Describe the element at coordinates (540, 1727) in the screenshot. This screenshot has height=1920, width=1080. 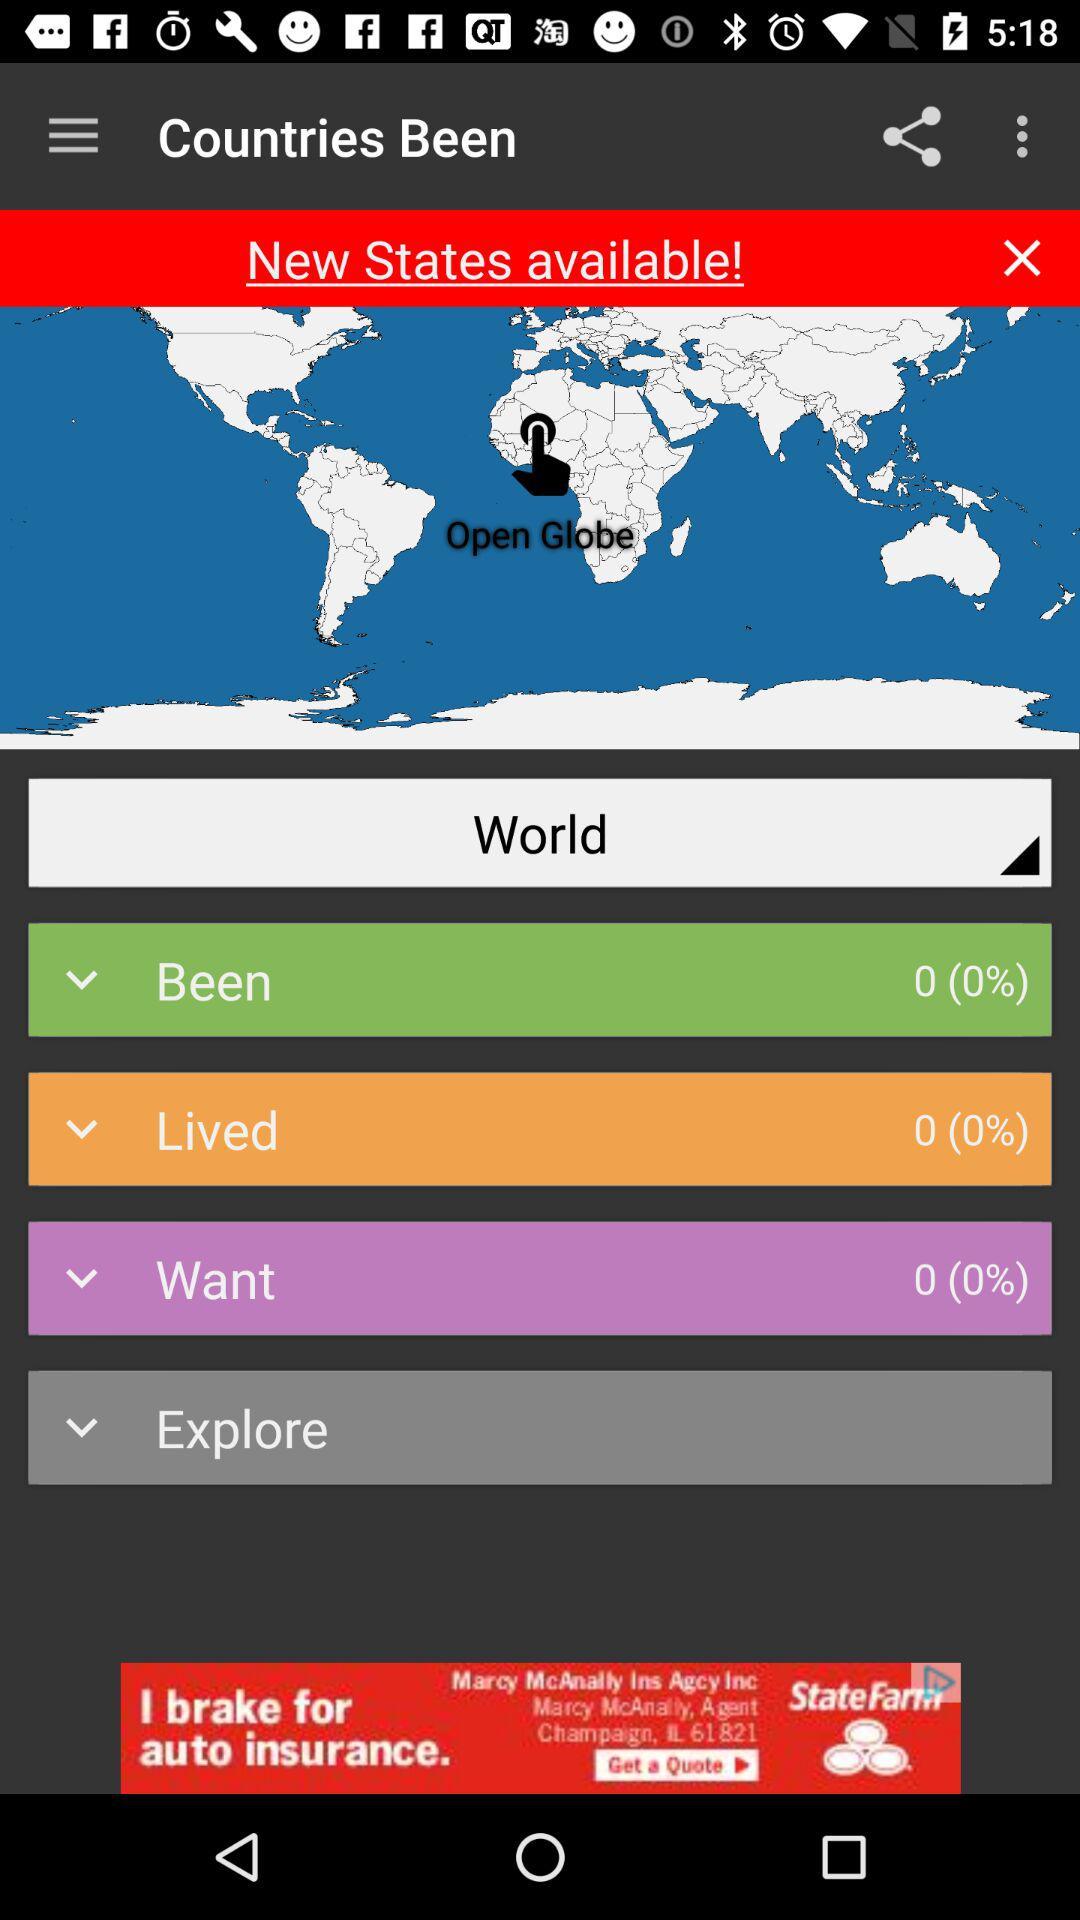
I see `advertisement page` at that location.